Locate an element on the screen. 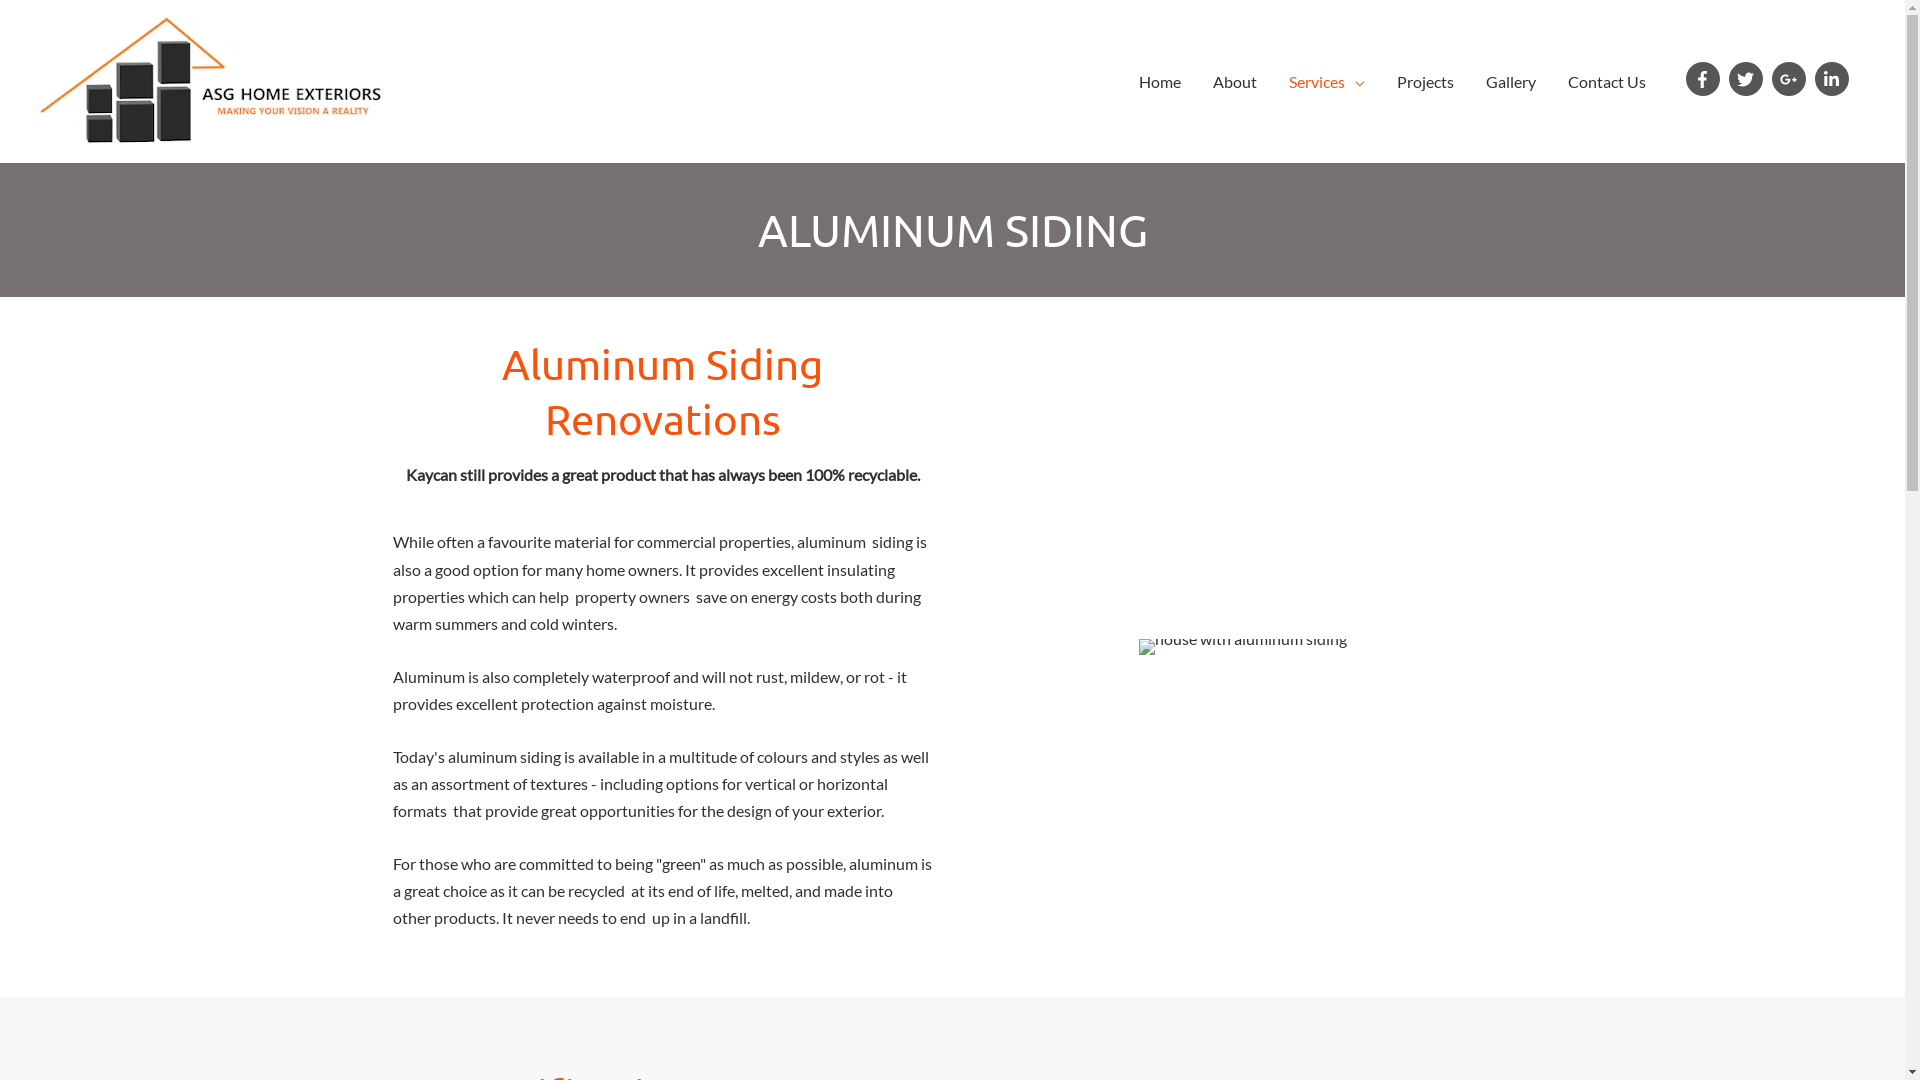  'Services' is located at coordinates (1271, 80).